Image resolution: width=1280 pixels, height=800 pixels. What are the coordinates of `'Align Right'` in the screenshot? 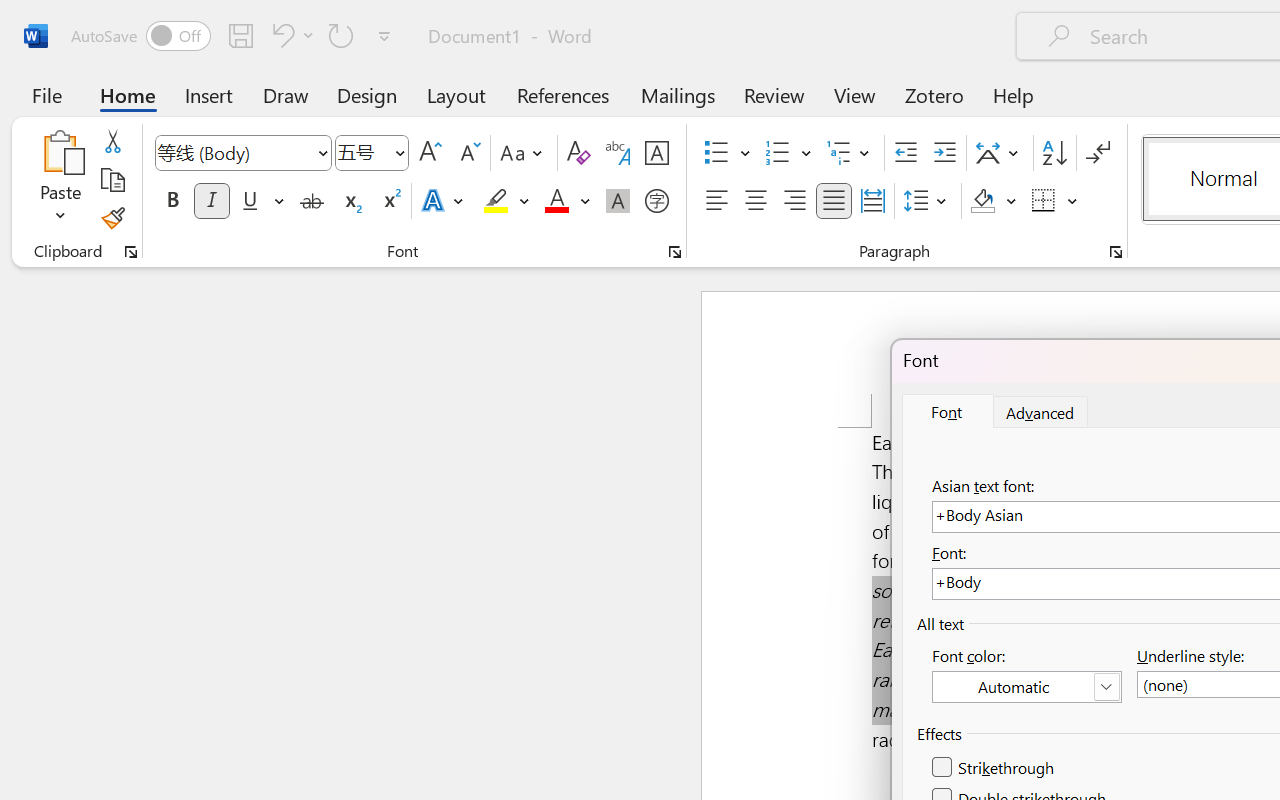 It's located at (793, 201).